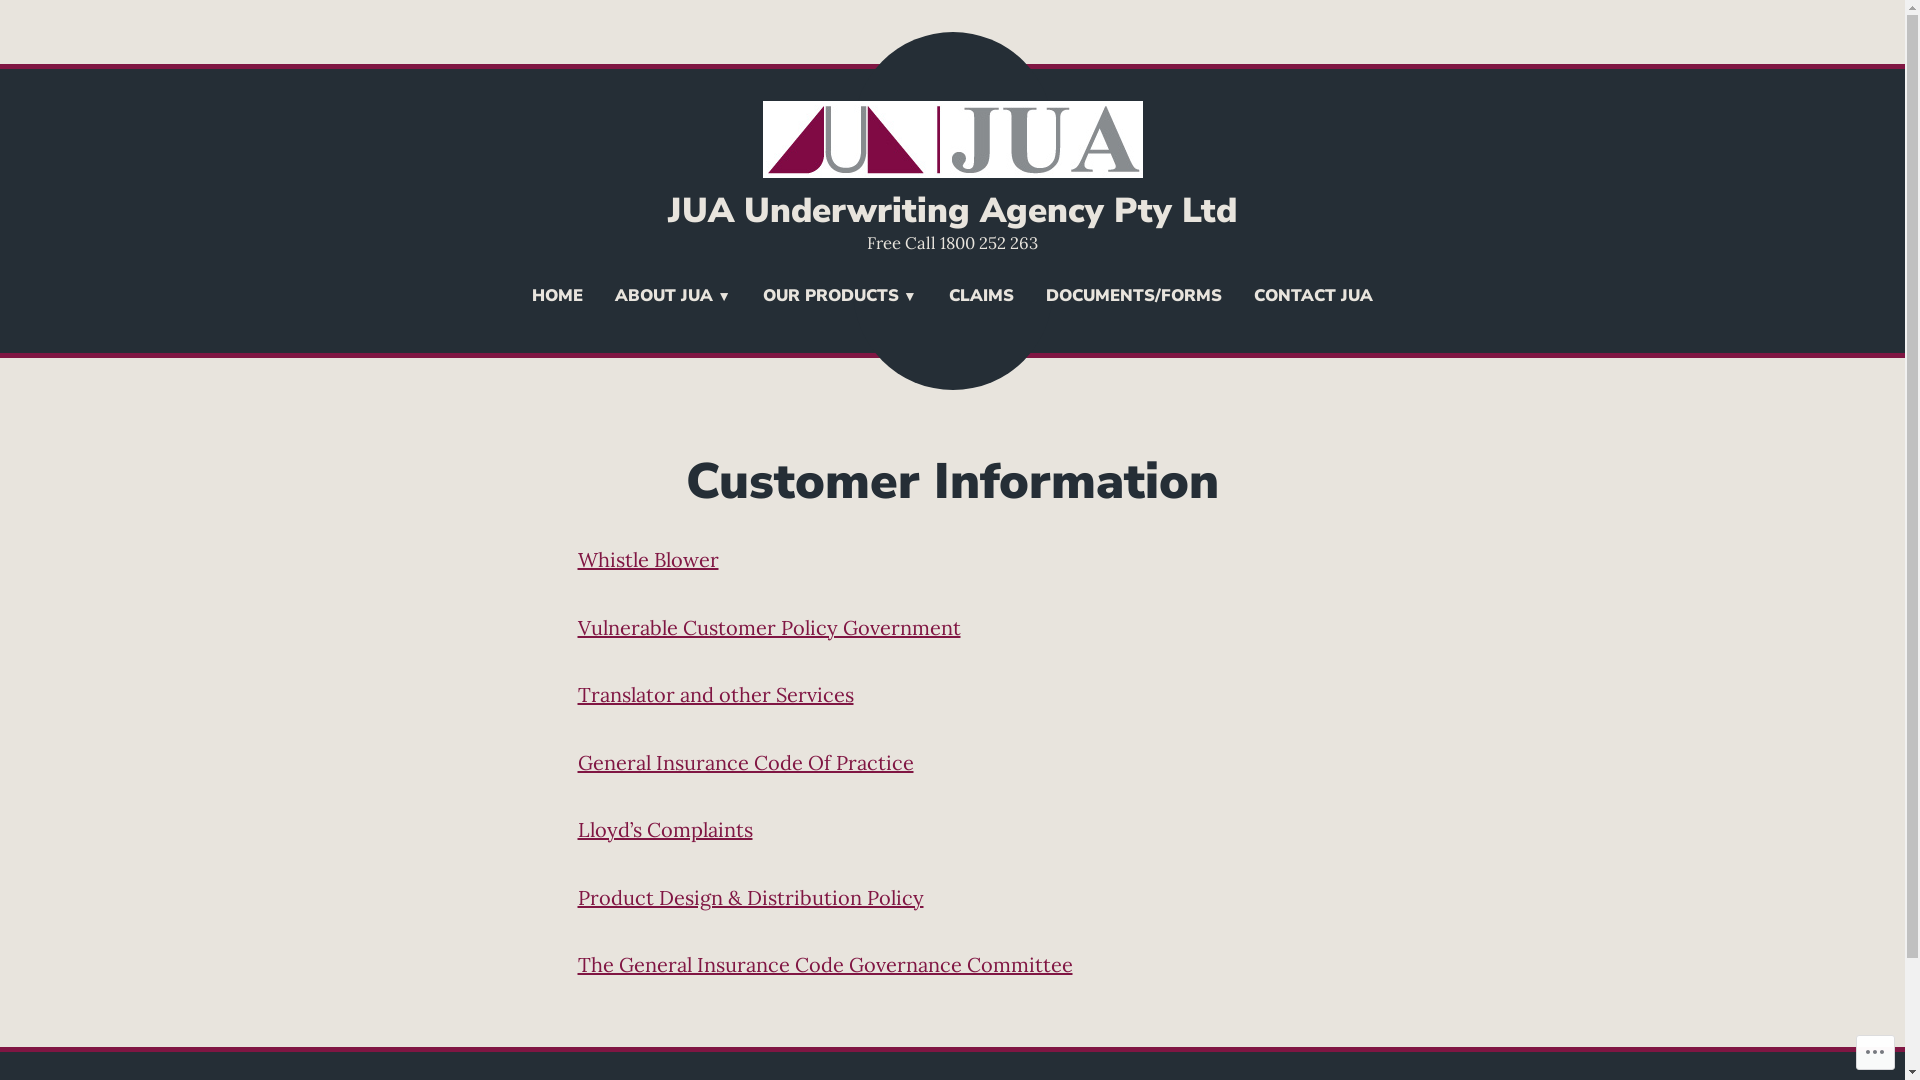 This screenshot has width=1920, height=1080. What do you see at coordinates (749, 896) in the screenshot?
I see `'Product Design & Distribution Policy'` at bounding box center [749, 896].